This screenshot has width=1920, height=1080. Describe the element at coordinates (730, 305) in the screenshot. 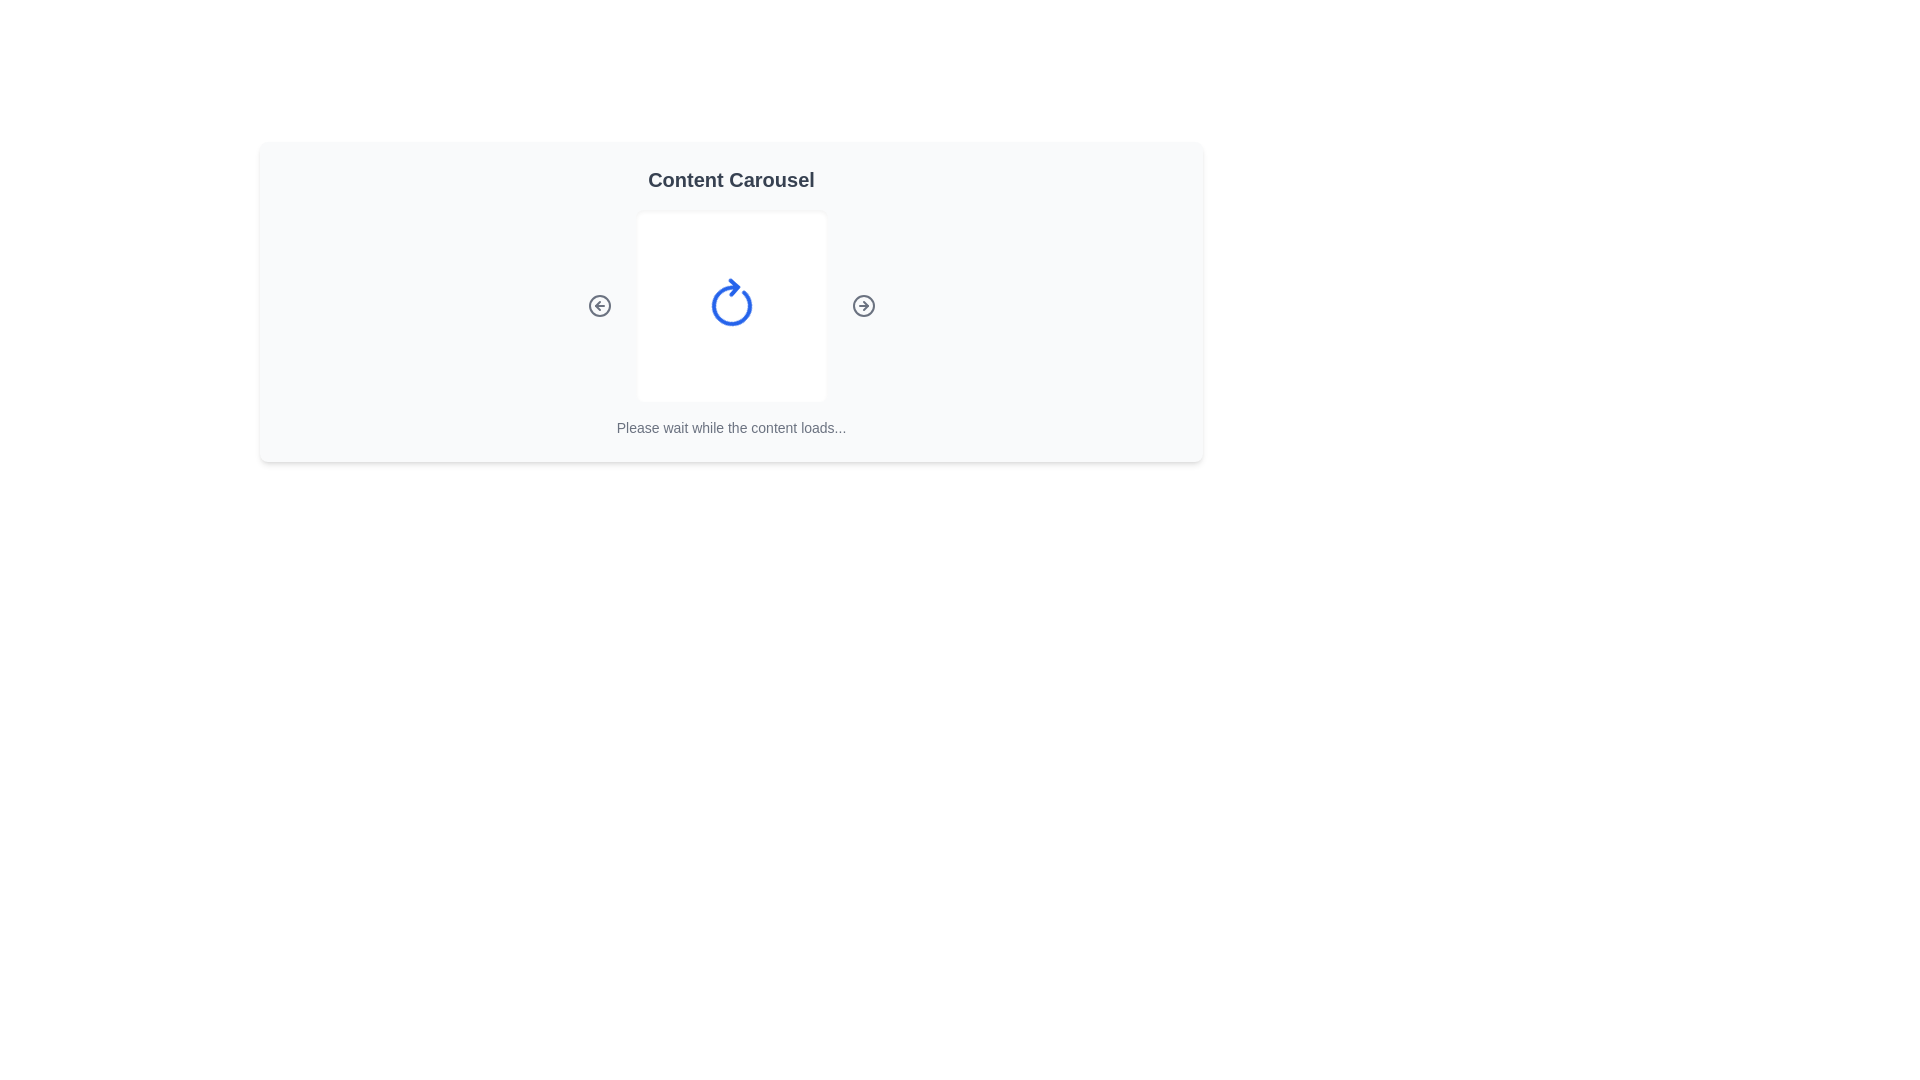

I see `the loading icon SVG graphic that indicates a loading or progress state, centrally aligned within a carousel interface` at that location.